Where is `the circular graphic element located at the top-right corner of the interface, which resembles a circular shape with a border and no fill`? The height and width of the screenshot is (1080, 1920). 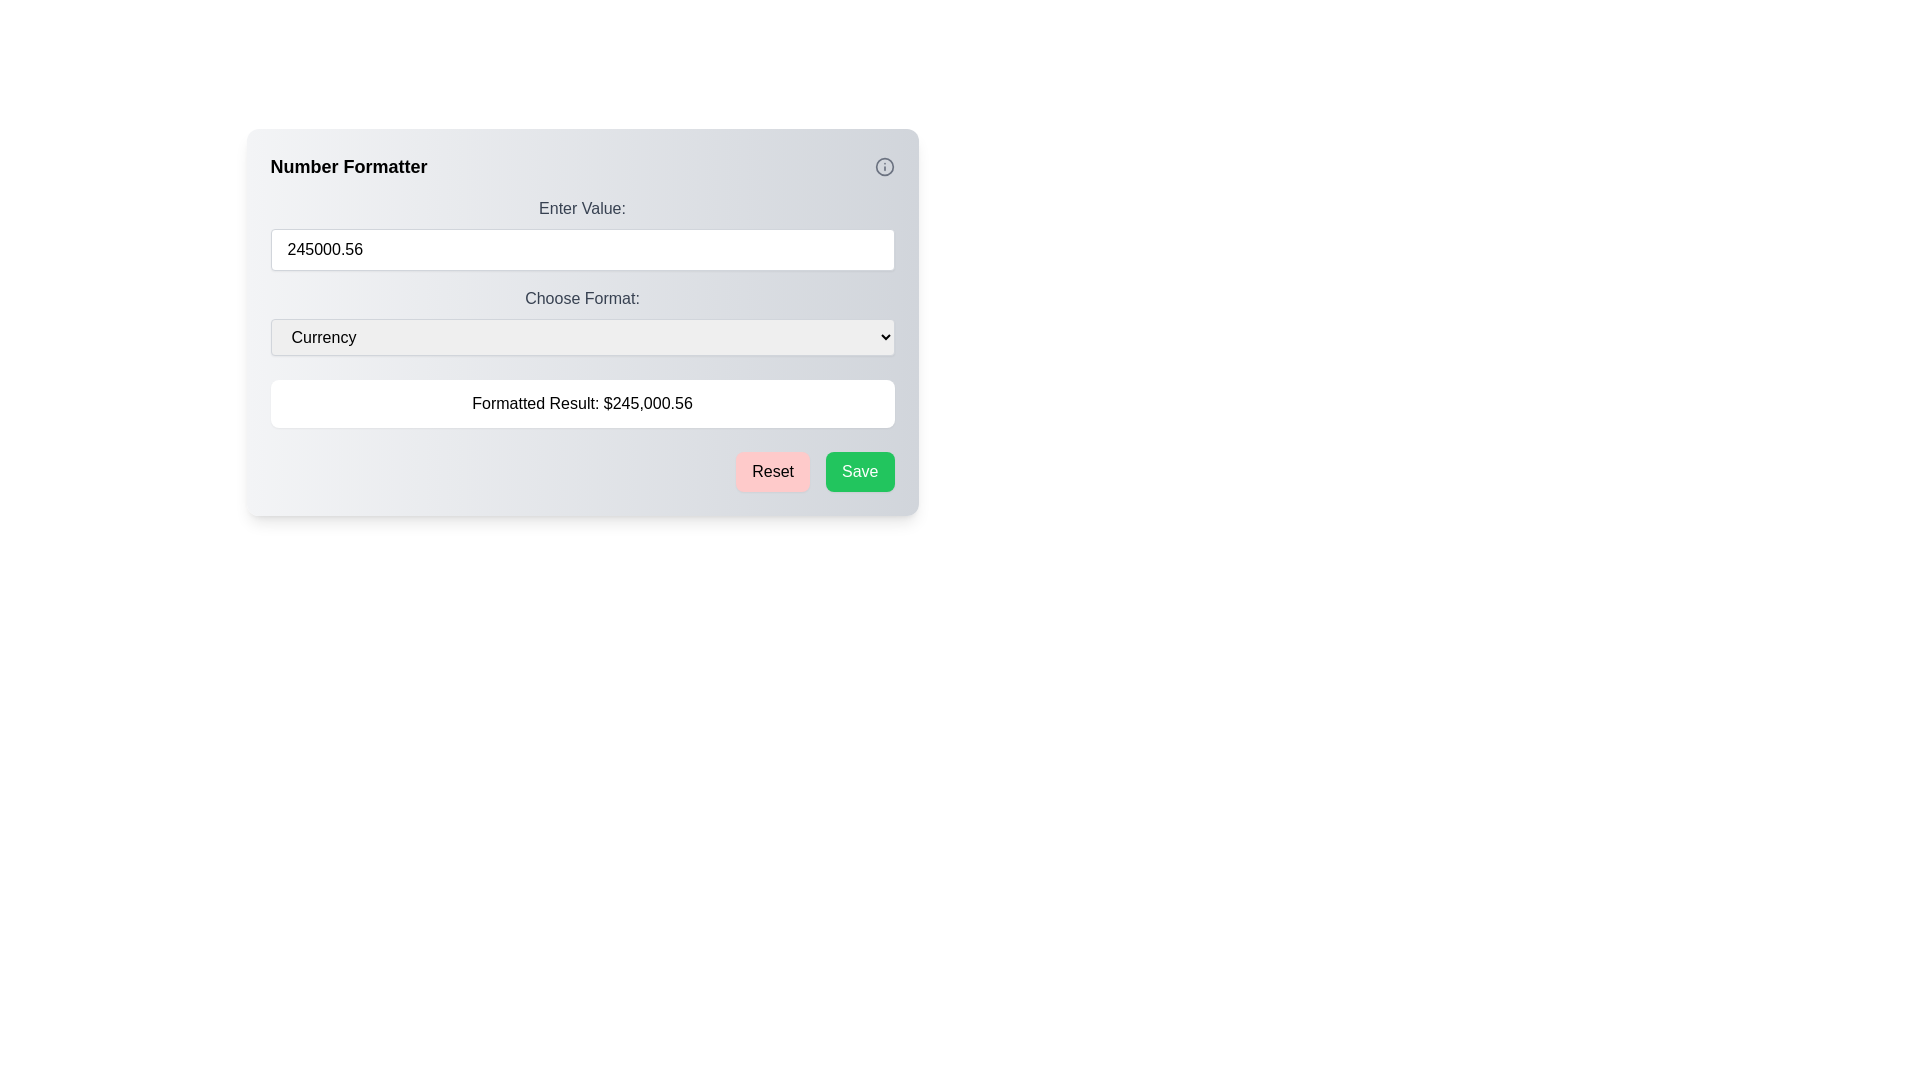
the circular graphic element located at the top-right corner of the interface, which resembles a circular shape with a border and no fill is located at coordinates (883, 165).